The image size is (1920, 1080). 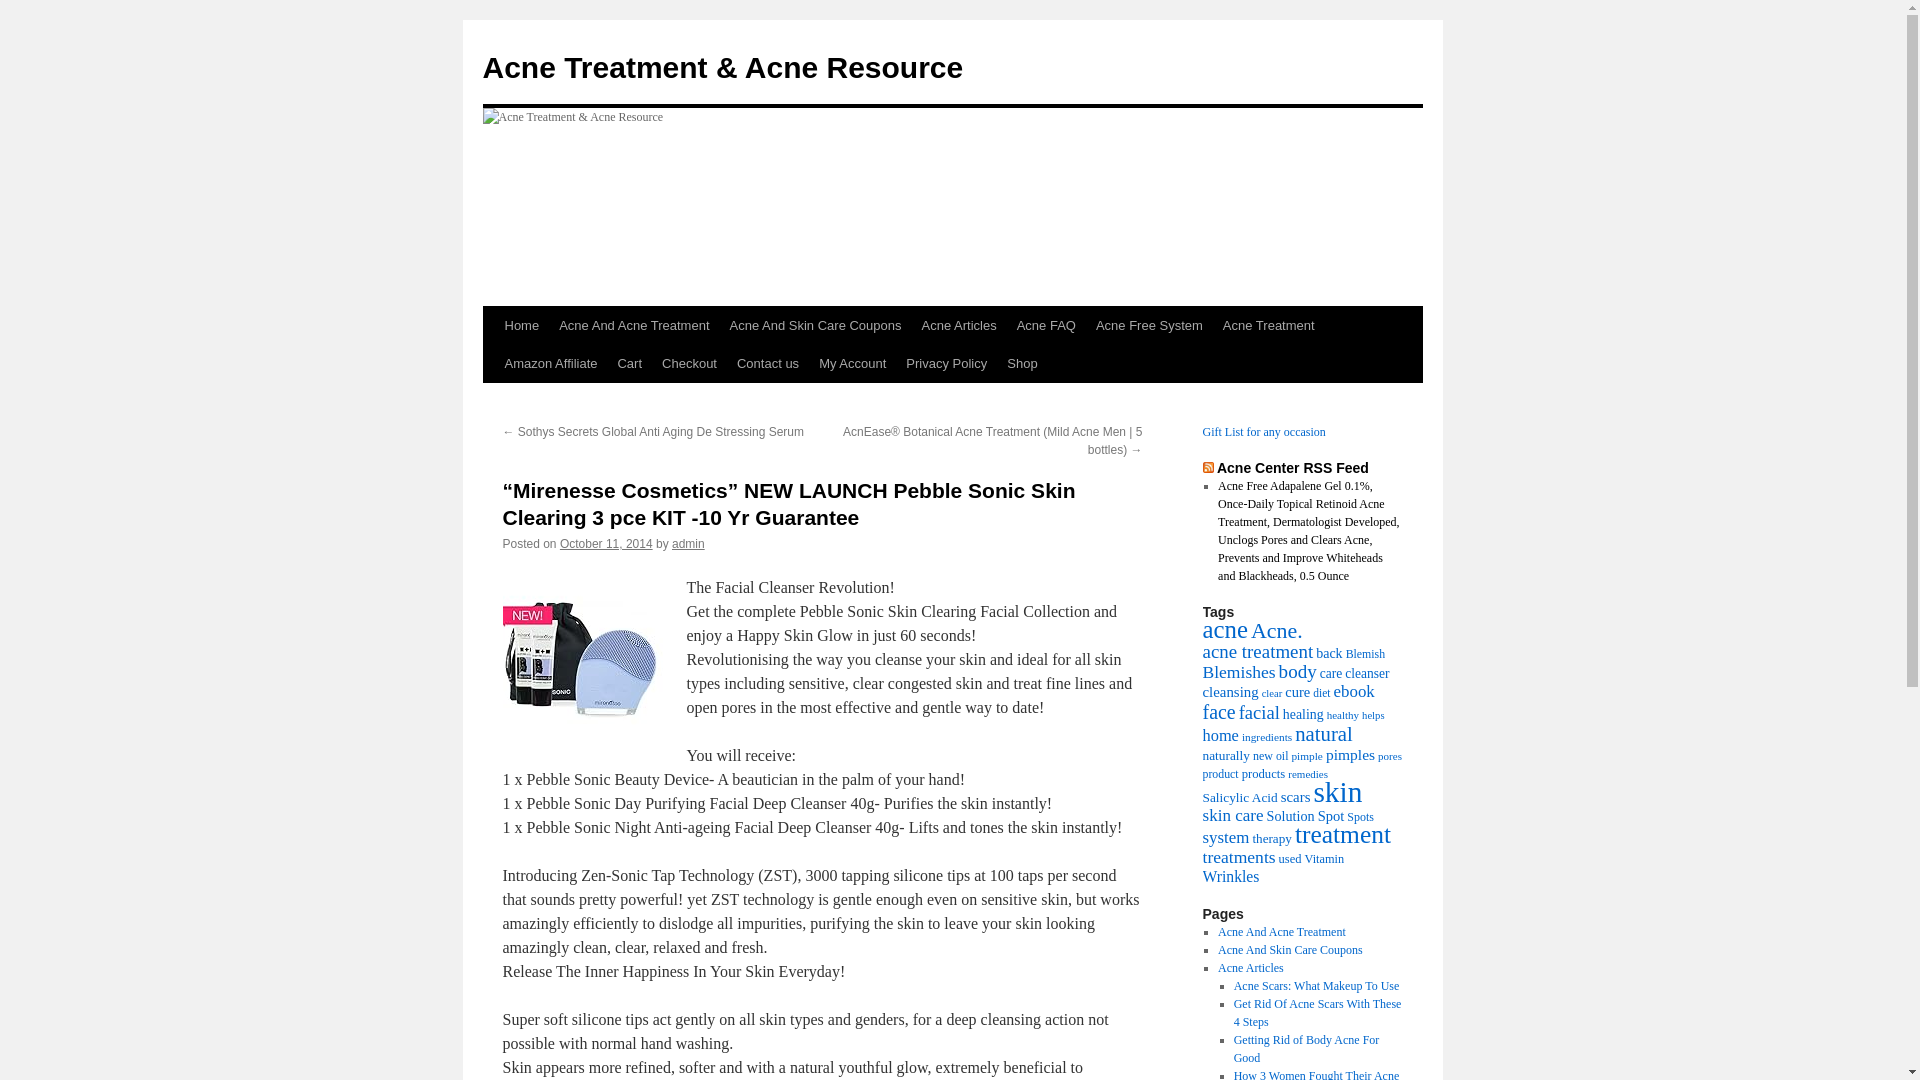 I want to click on 'treatments', so click(x=1237, y=855).